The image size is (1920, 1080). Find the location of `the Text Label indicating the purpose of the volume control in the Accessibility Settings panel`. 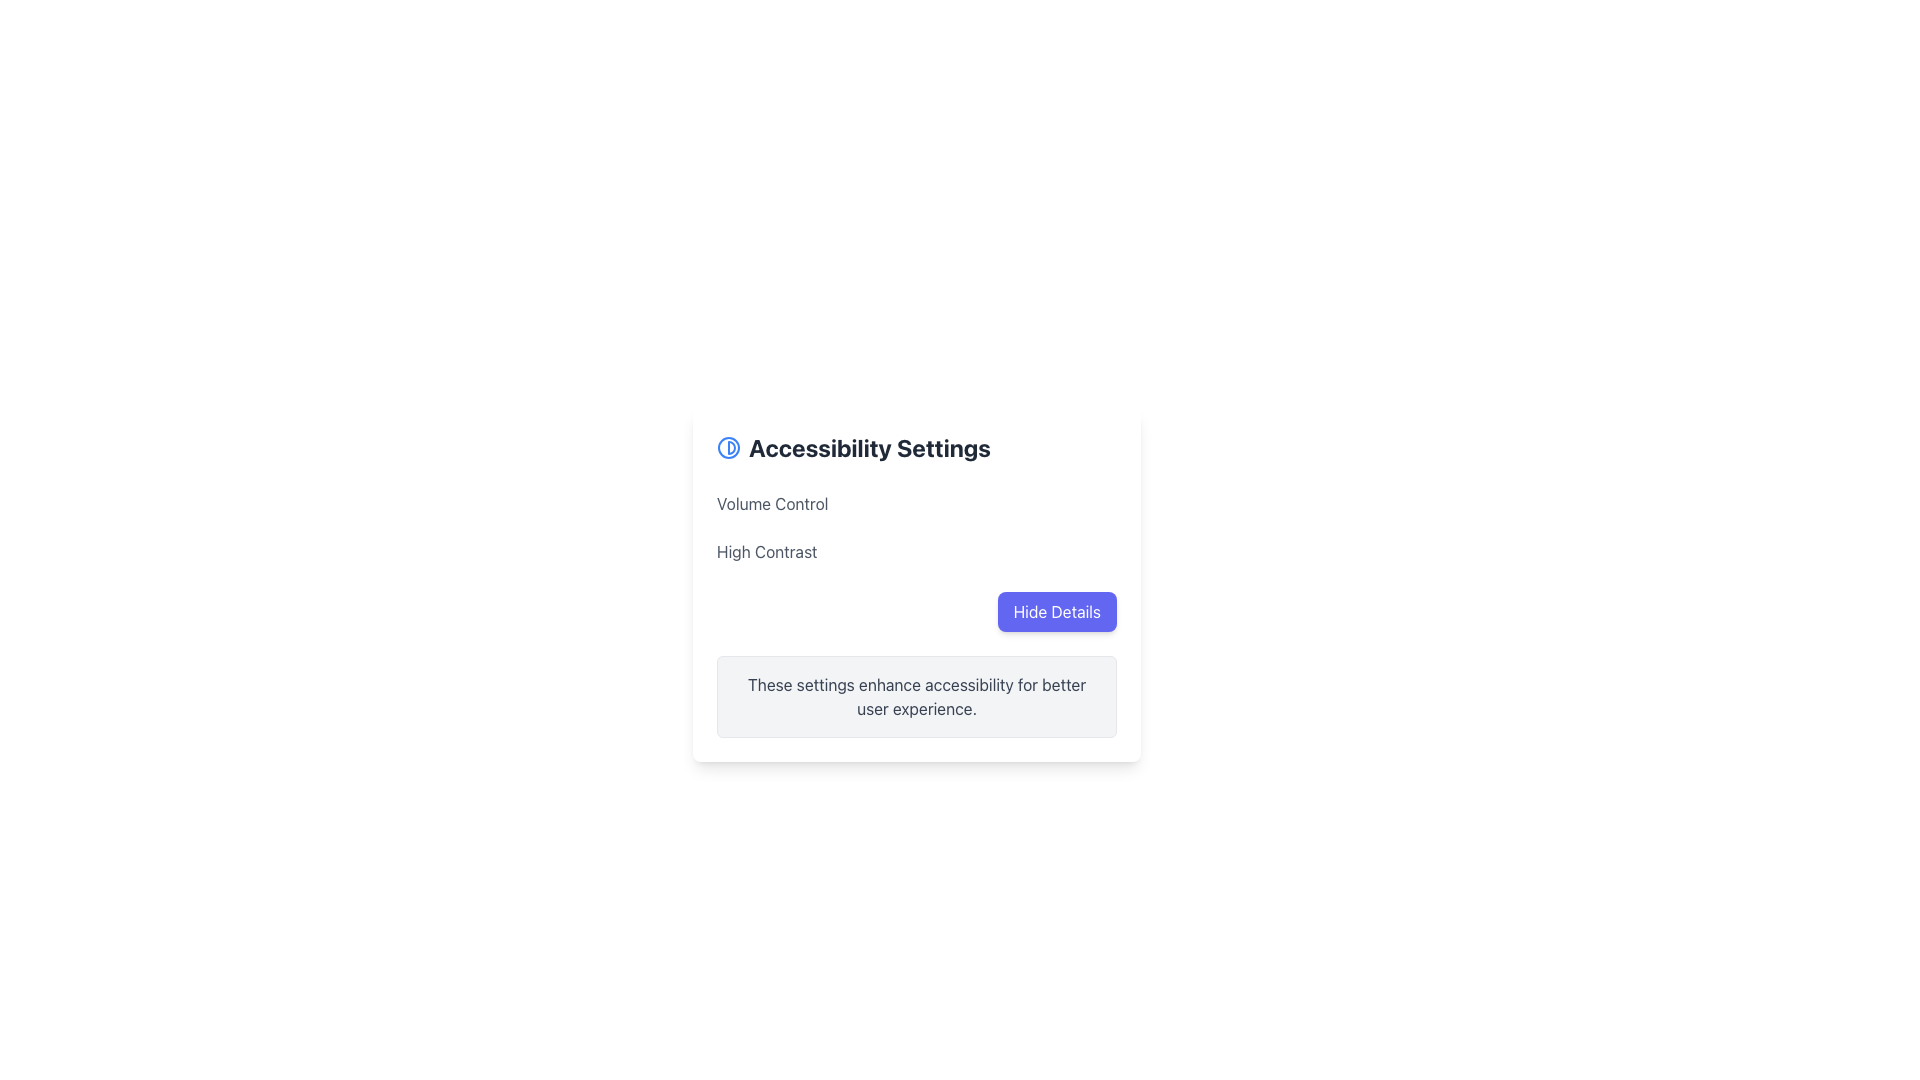

the Text Label indicating the purpose of the volume control in the Accessibility Settings panel is located at coordinates (771, 503).